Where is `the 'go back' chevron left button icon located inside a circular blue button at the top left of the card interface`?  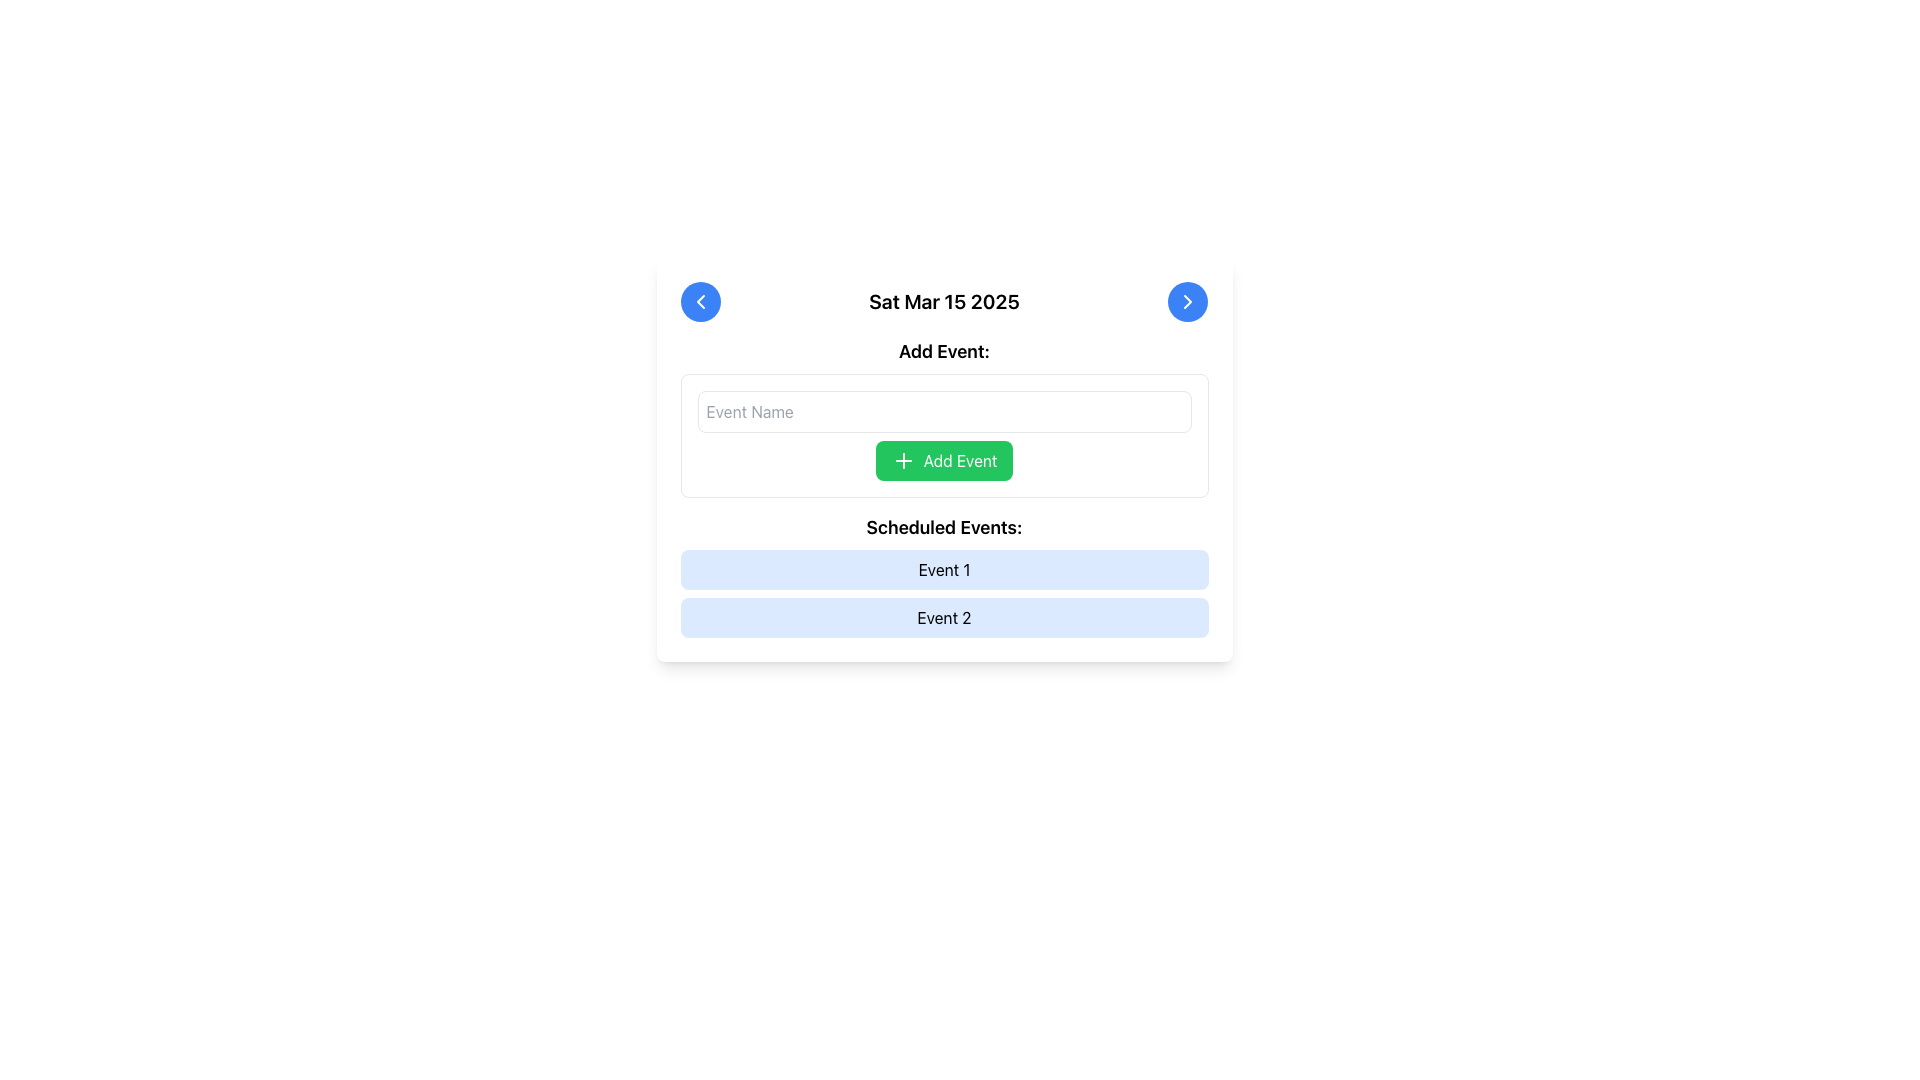 the 'go back' chevron left button icon located inside a circular blue button at the top left of the card interface is located at coordinates (700, 301).